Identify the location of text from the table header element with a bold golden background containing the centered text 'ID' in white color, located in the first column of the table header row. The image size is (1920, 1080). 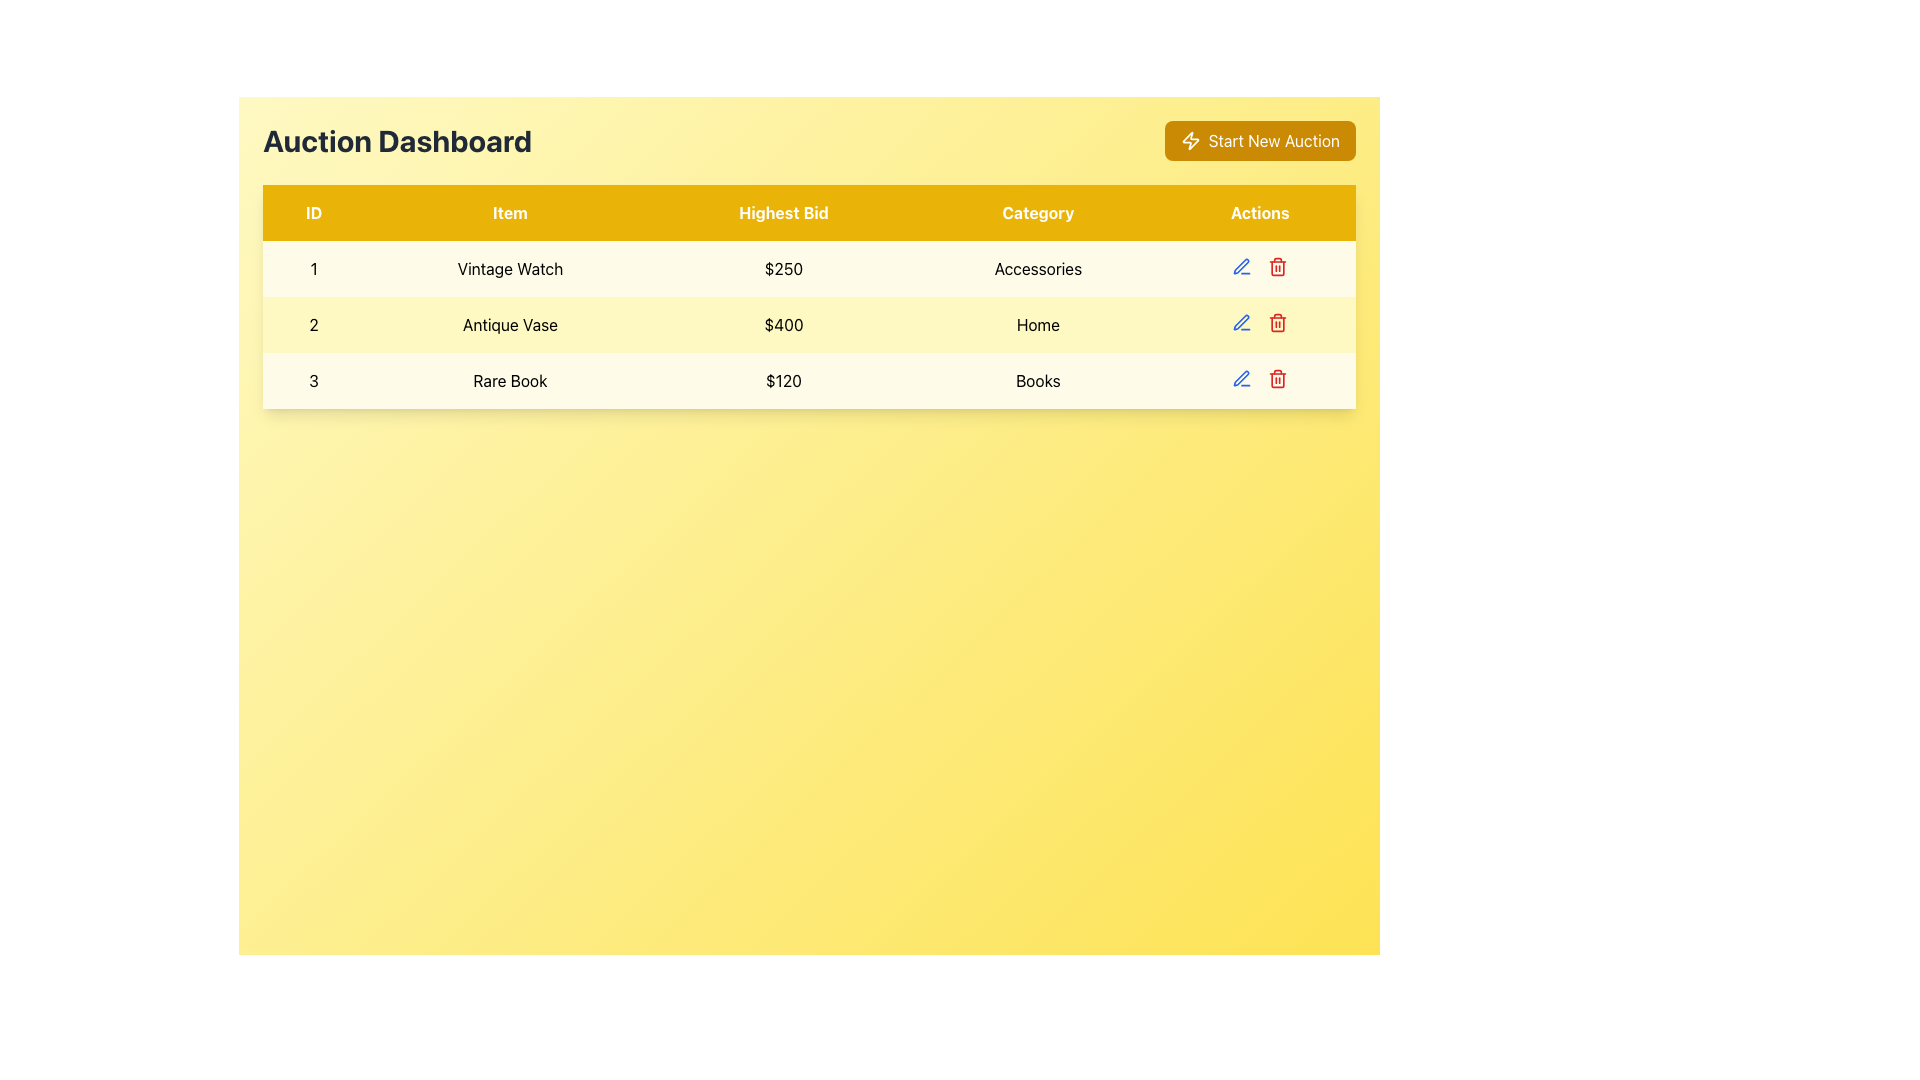
(313, 212).